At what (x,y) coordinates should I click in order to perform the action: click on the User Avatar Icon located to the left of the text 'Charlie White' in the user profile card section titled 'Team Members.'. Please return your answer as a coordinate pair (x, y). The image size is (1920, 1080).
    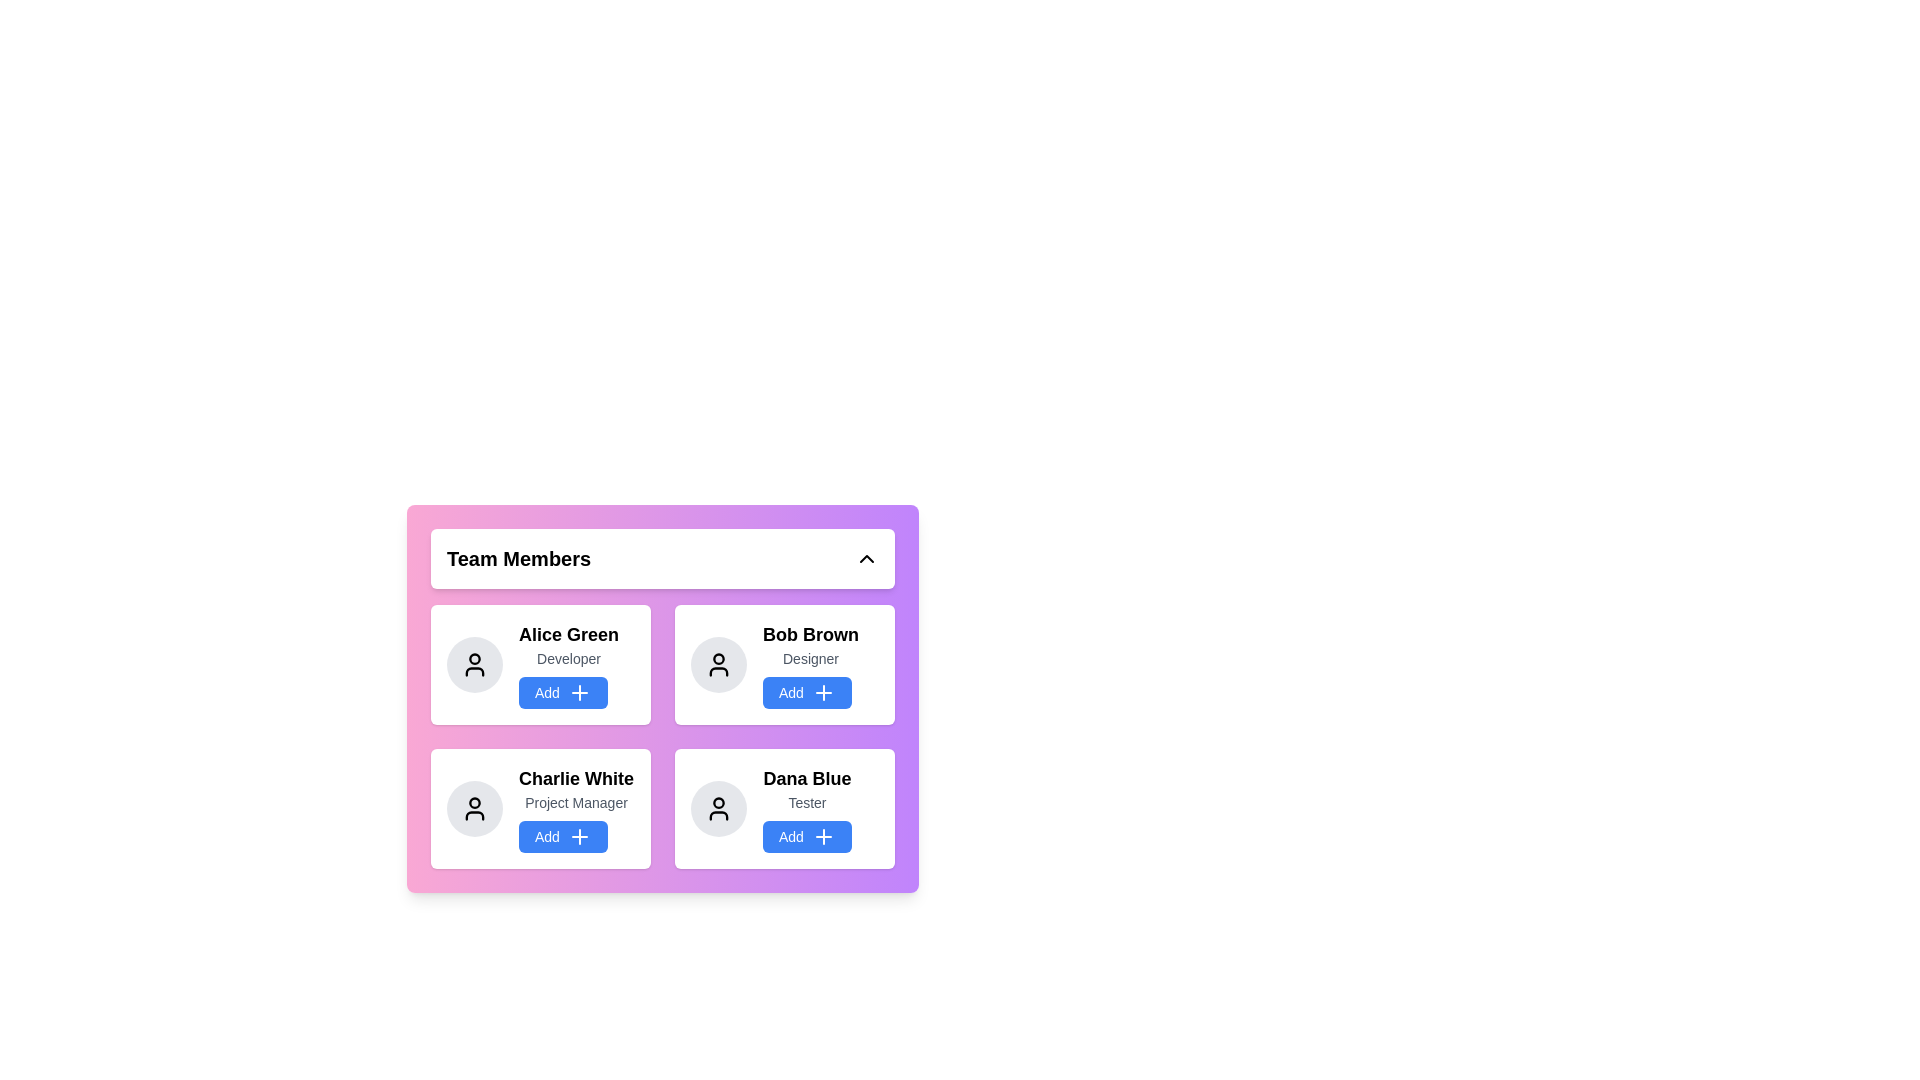
    Looking at the image, I should click on (474, 808).